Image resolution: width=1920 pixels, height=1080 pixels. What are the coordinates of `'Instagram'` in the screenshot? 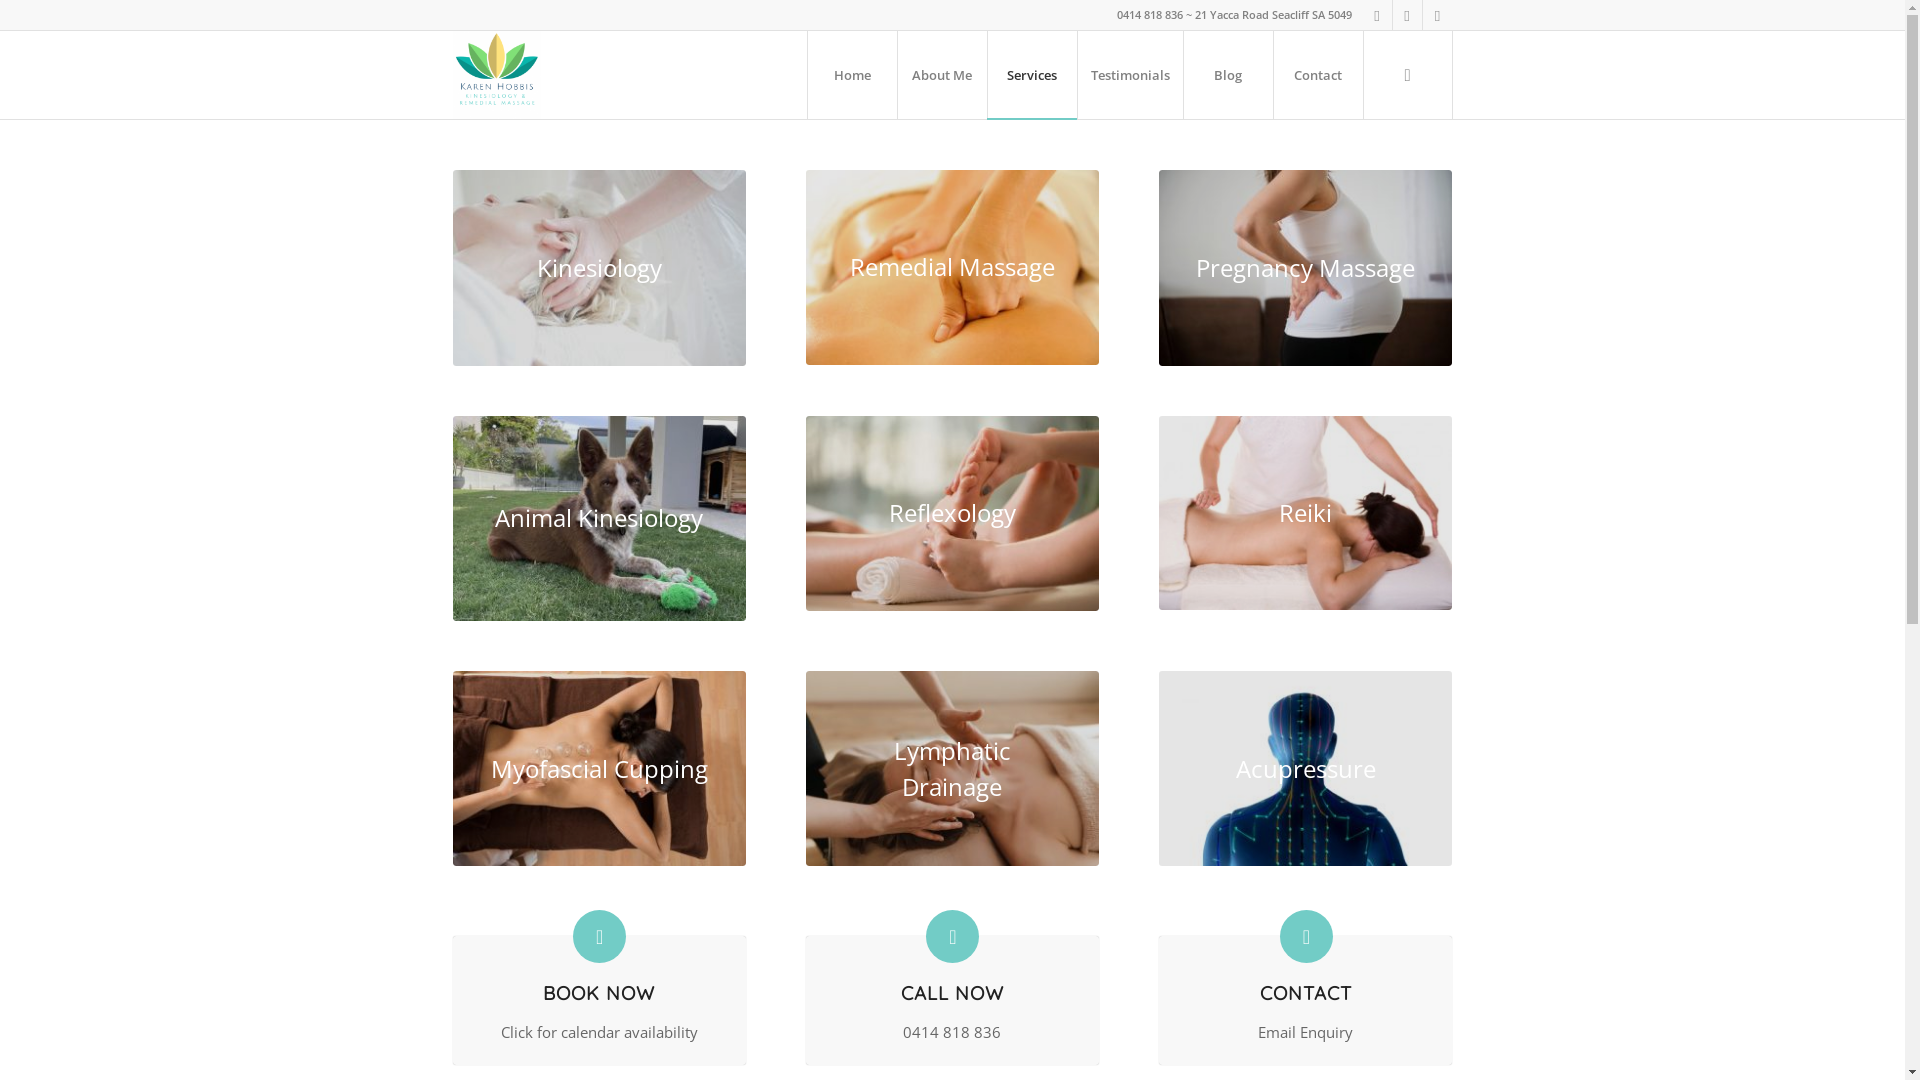 It's located at (1405, 15).